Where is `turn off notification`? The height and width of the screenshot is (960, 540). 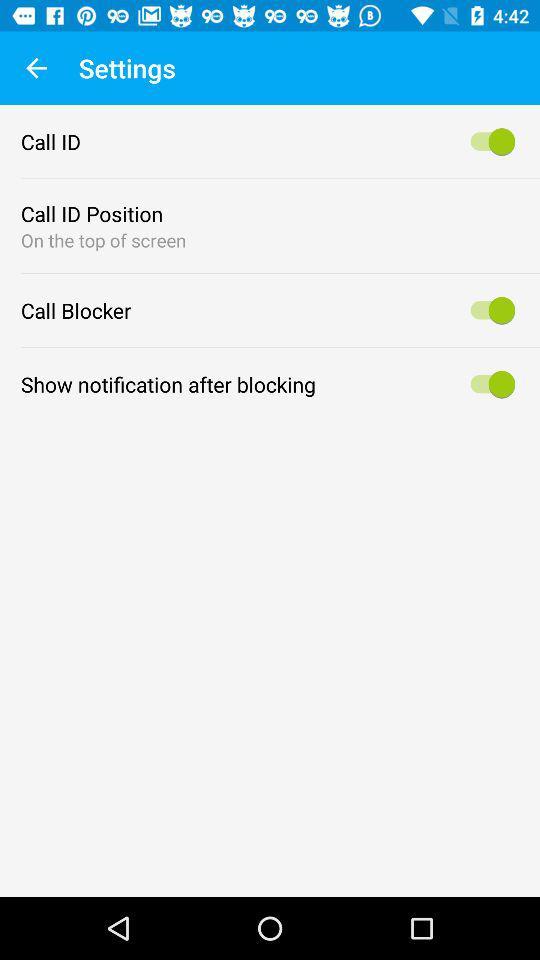
turn off notification is located at coordinates (488, 383).